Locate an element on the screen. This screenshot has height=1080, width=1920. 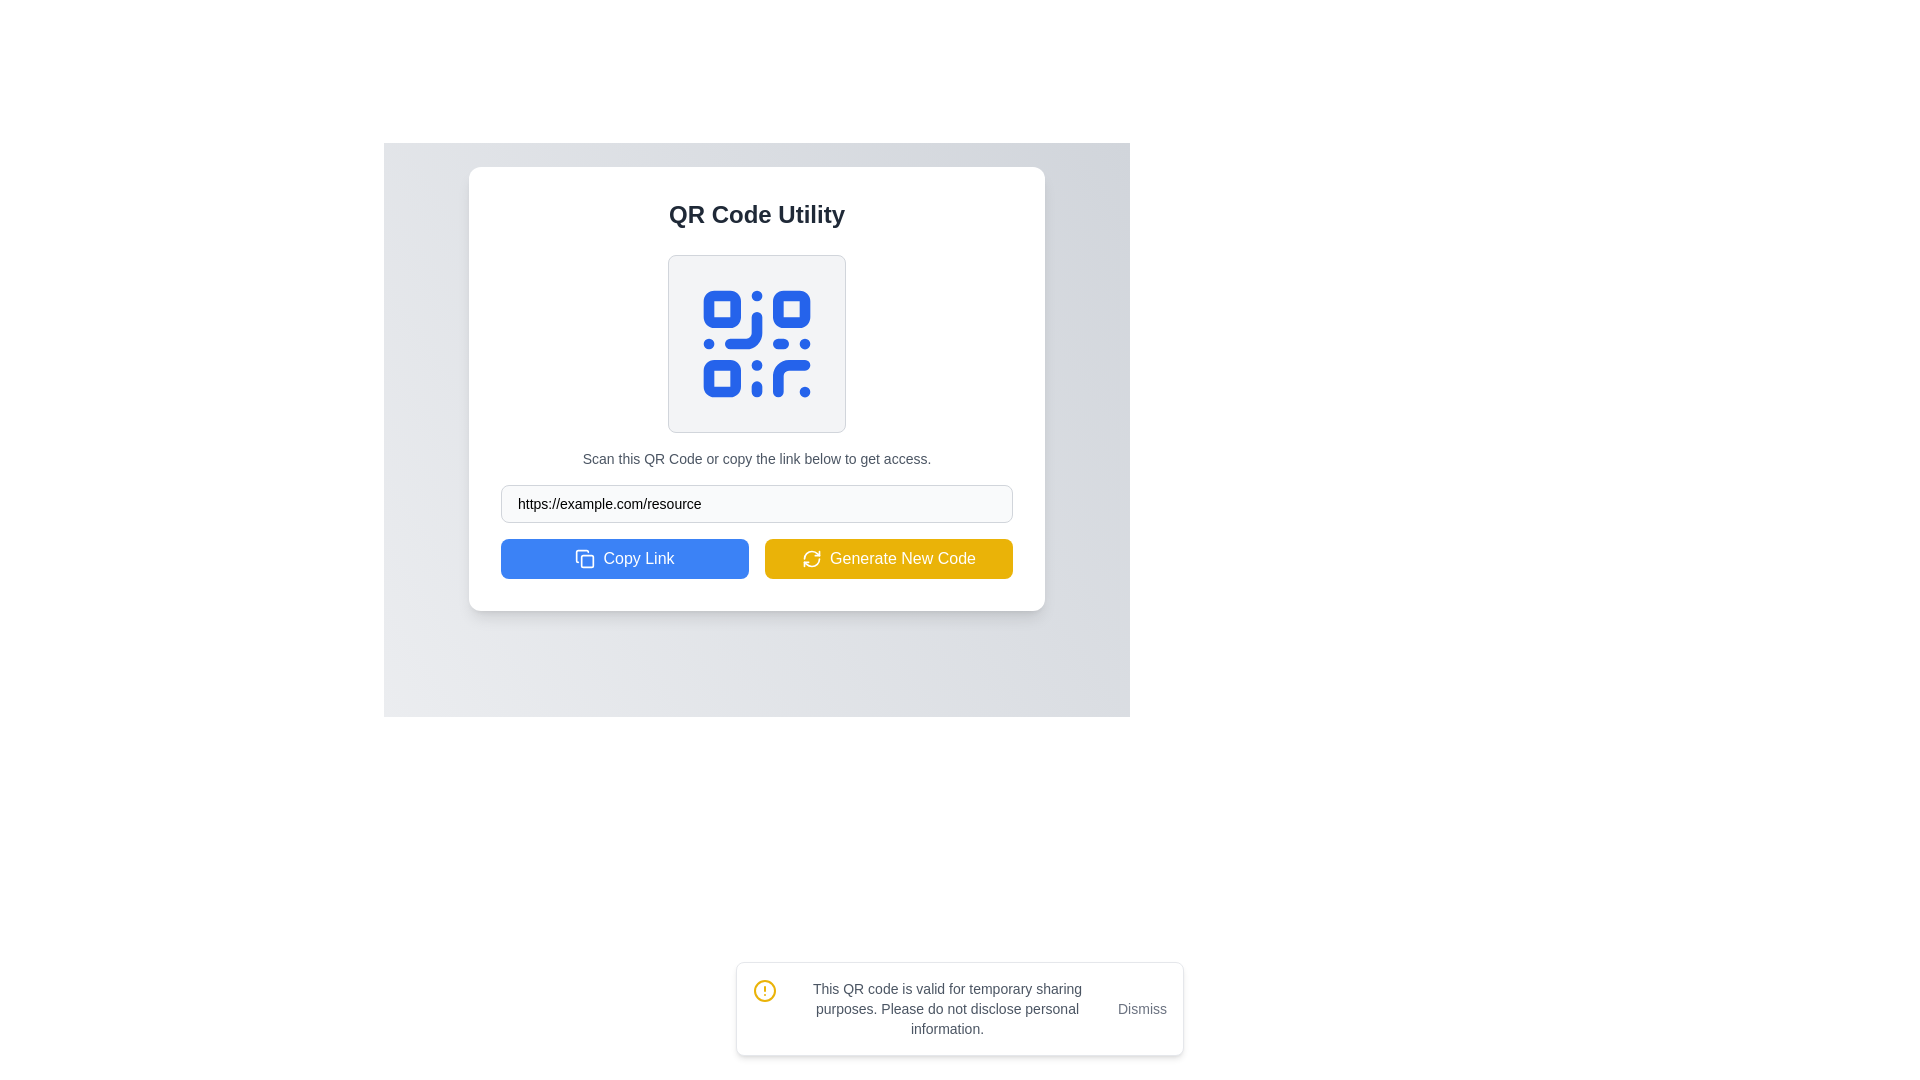
the content of the text input field that contains the URL 'https://example.com/resource', which is styled with rounded corners and a light gray background, located in the modal dialog titled 'QR Code Utility' is located at coordinates (756, 503).